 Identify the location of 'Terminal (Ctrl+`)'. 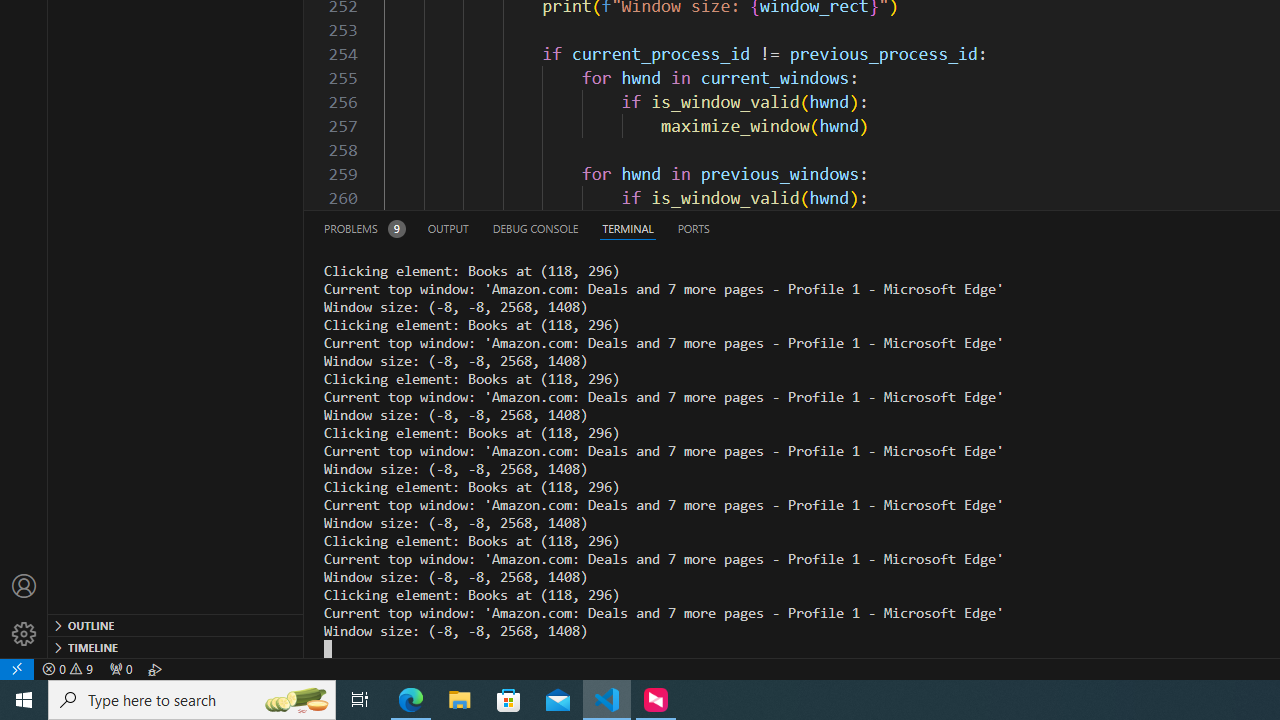
(626, 227).